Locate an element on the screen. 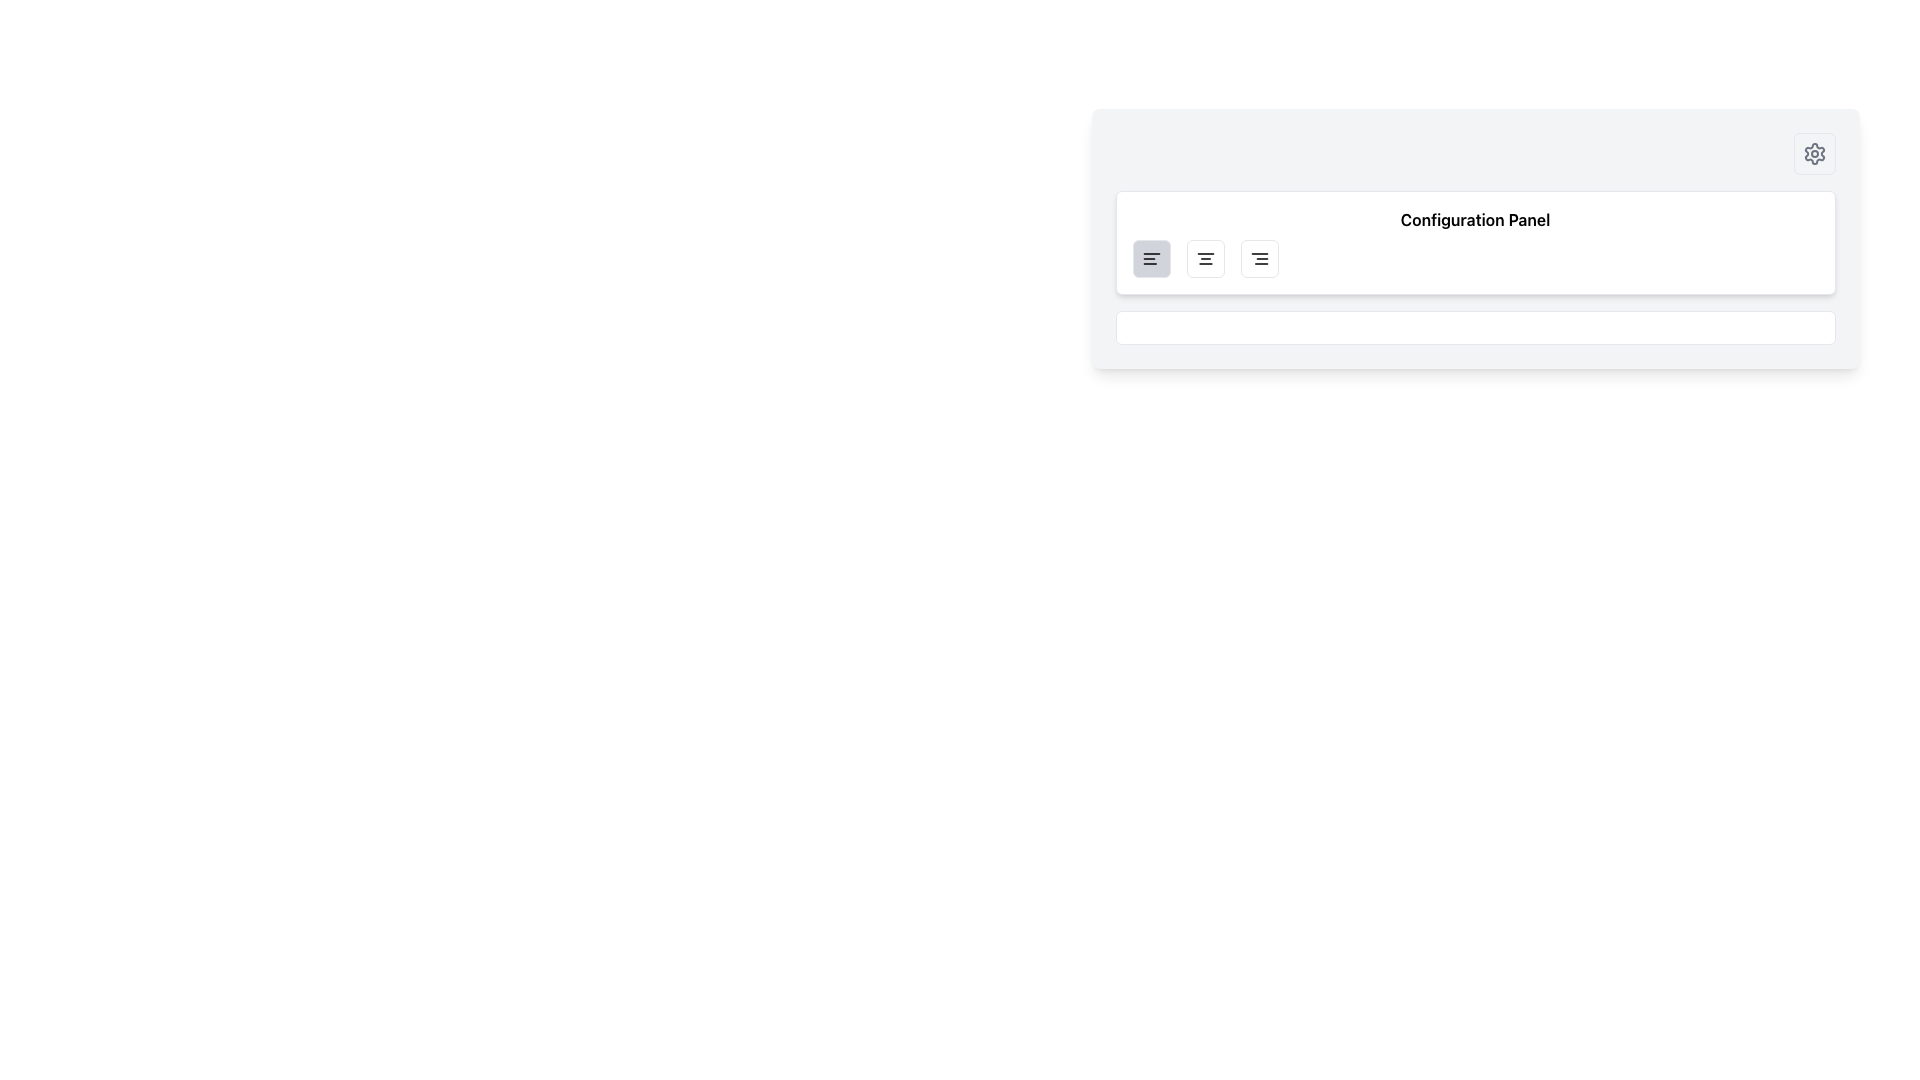 The height and width of the screenshot is (1080, 1920). the leftmost button in the toolbar, which has a light gray background and an icon of three horizontal lines is located at coordinates (1151, 257).